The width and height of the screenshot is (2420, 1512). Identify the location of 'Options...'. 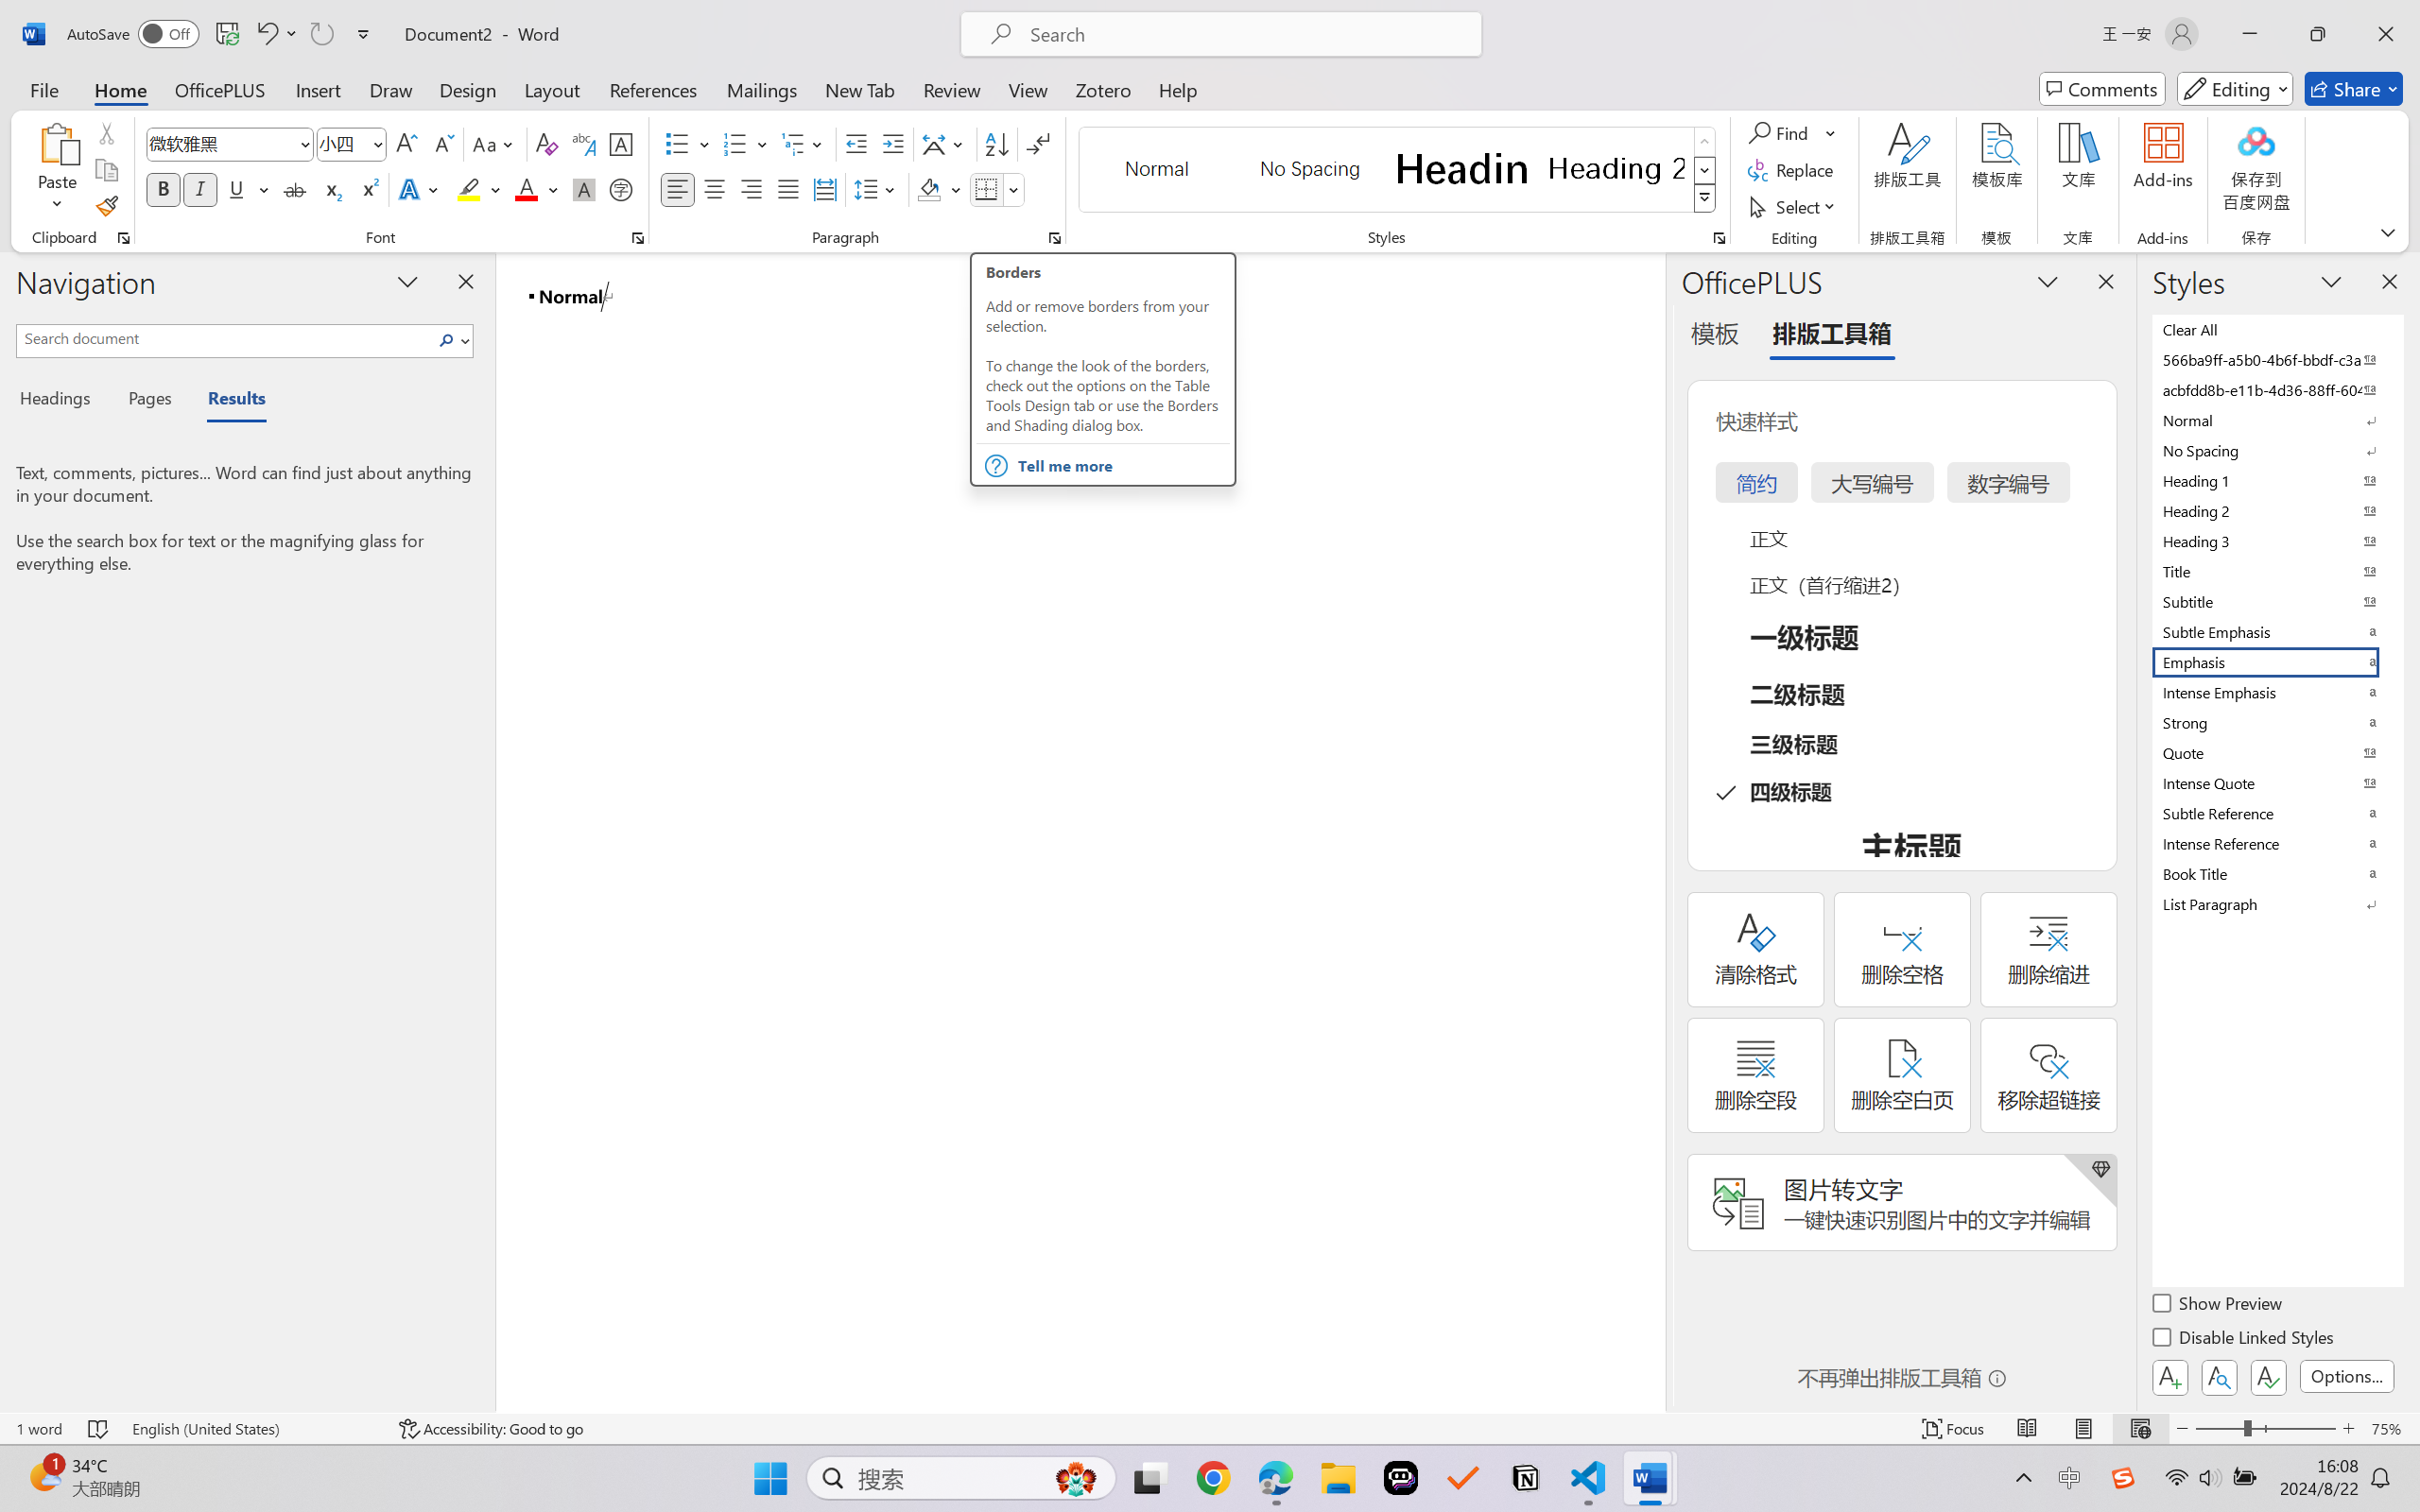
(2344, 1375).